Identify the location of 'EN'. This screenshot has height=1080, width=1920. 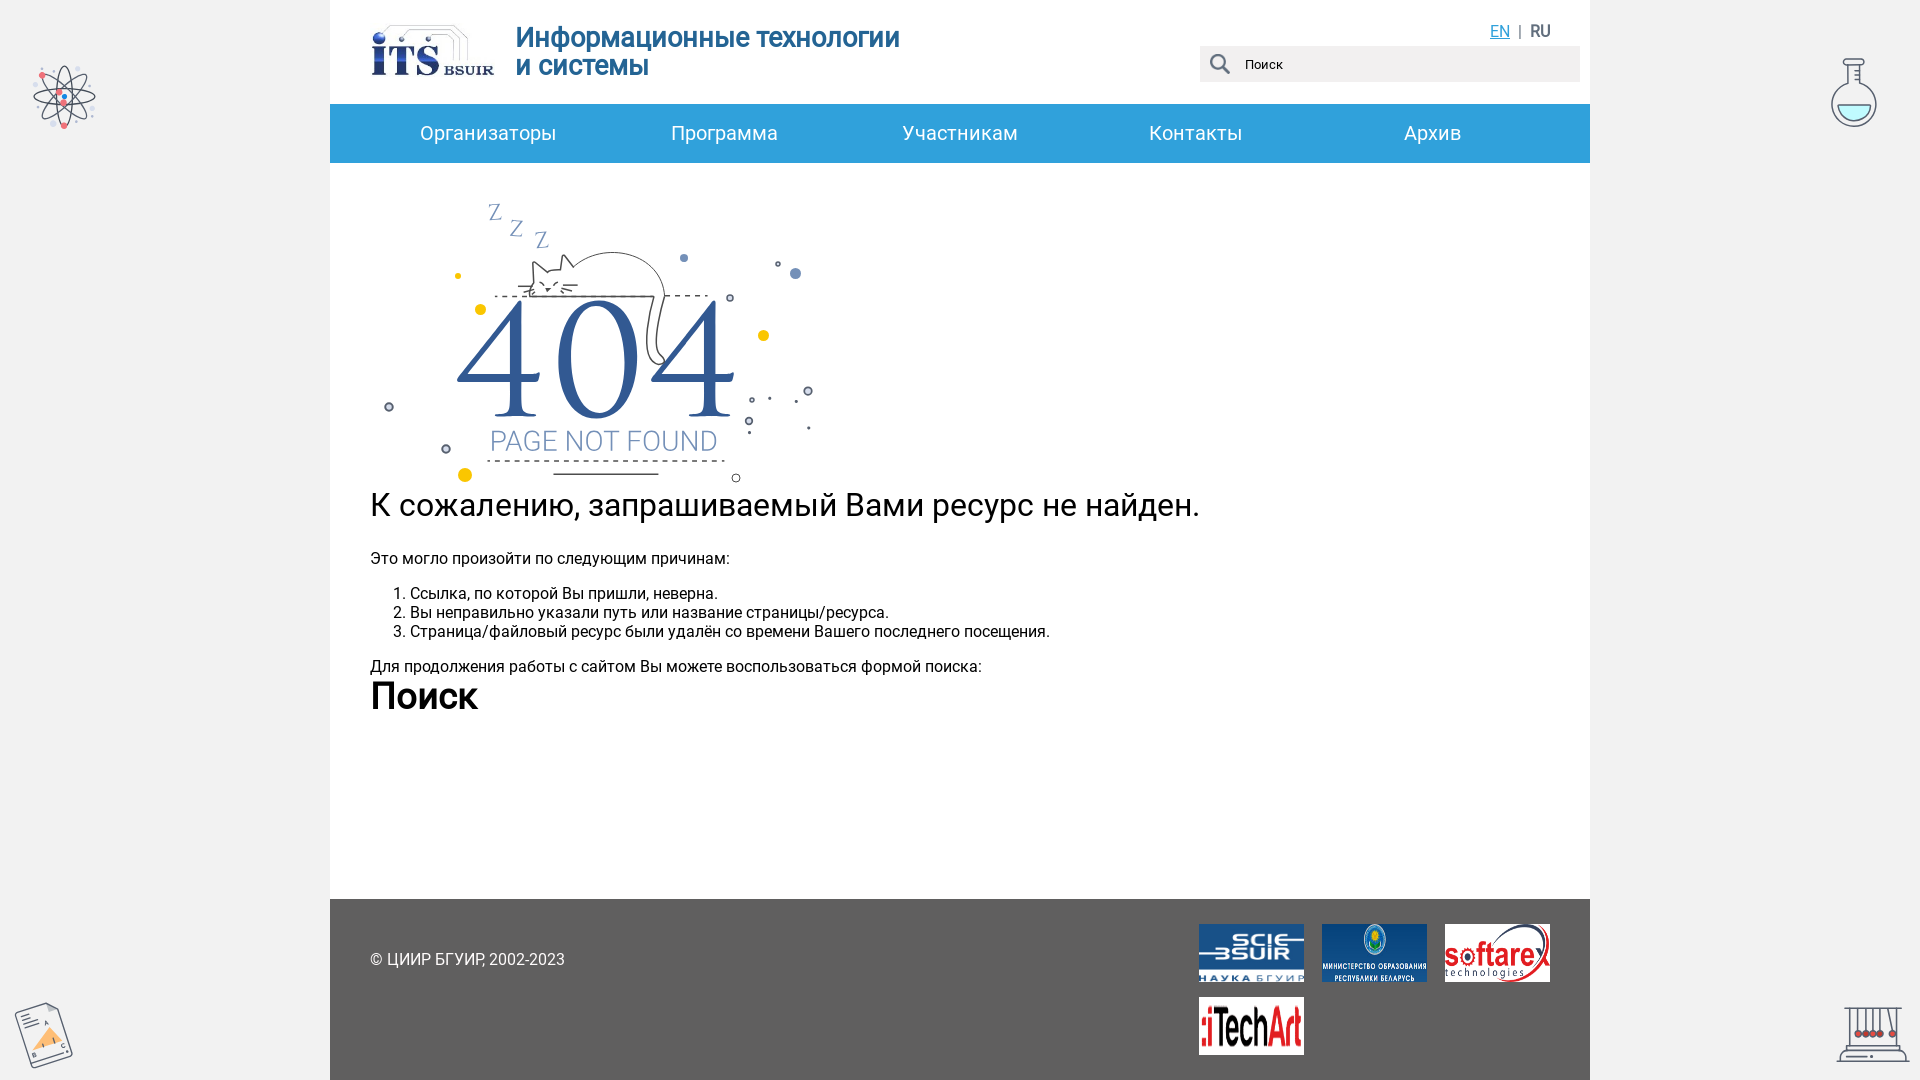
(1499, 31).